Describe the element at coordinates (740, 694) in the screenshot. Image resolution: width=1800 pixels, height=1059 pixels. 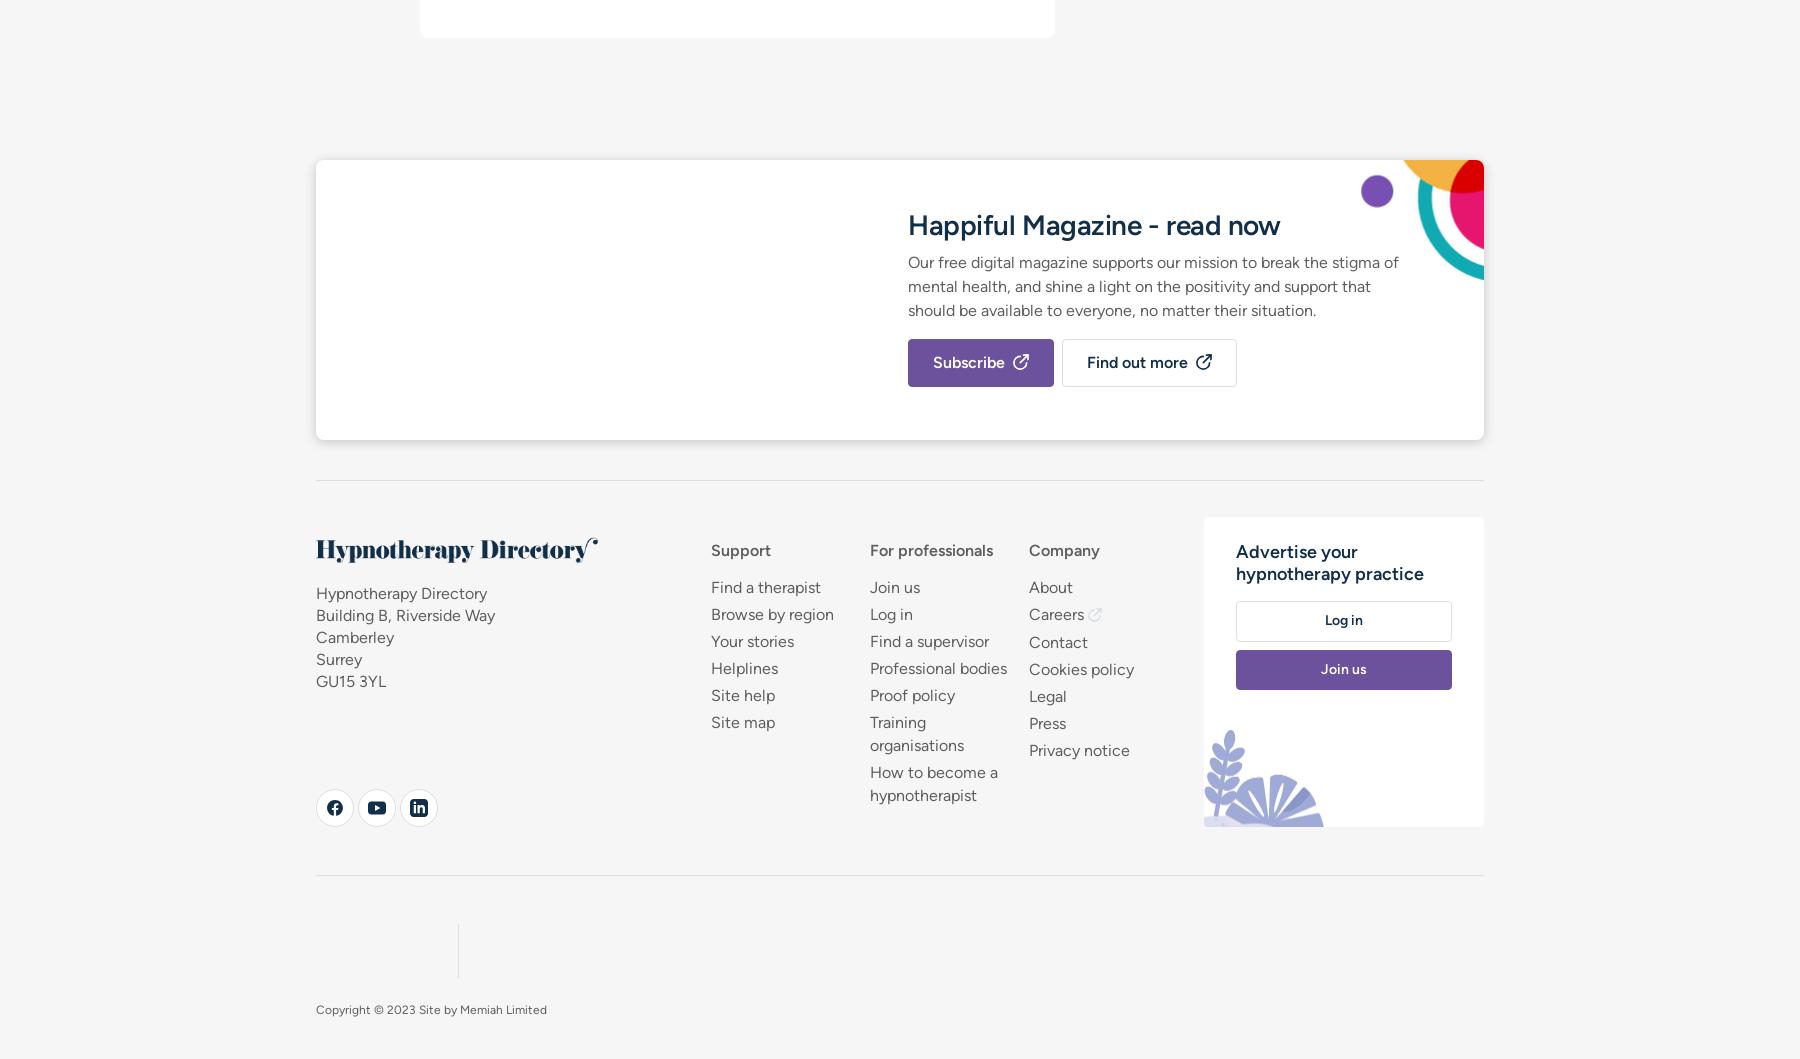
I see `'Site help'` at that location.